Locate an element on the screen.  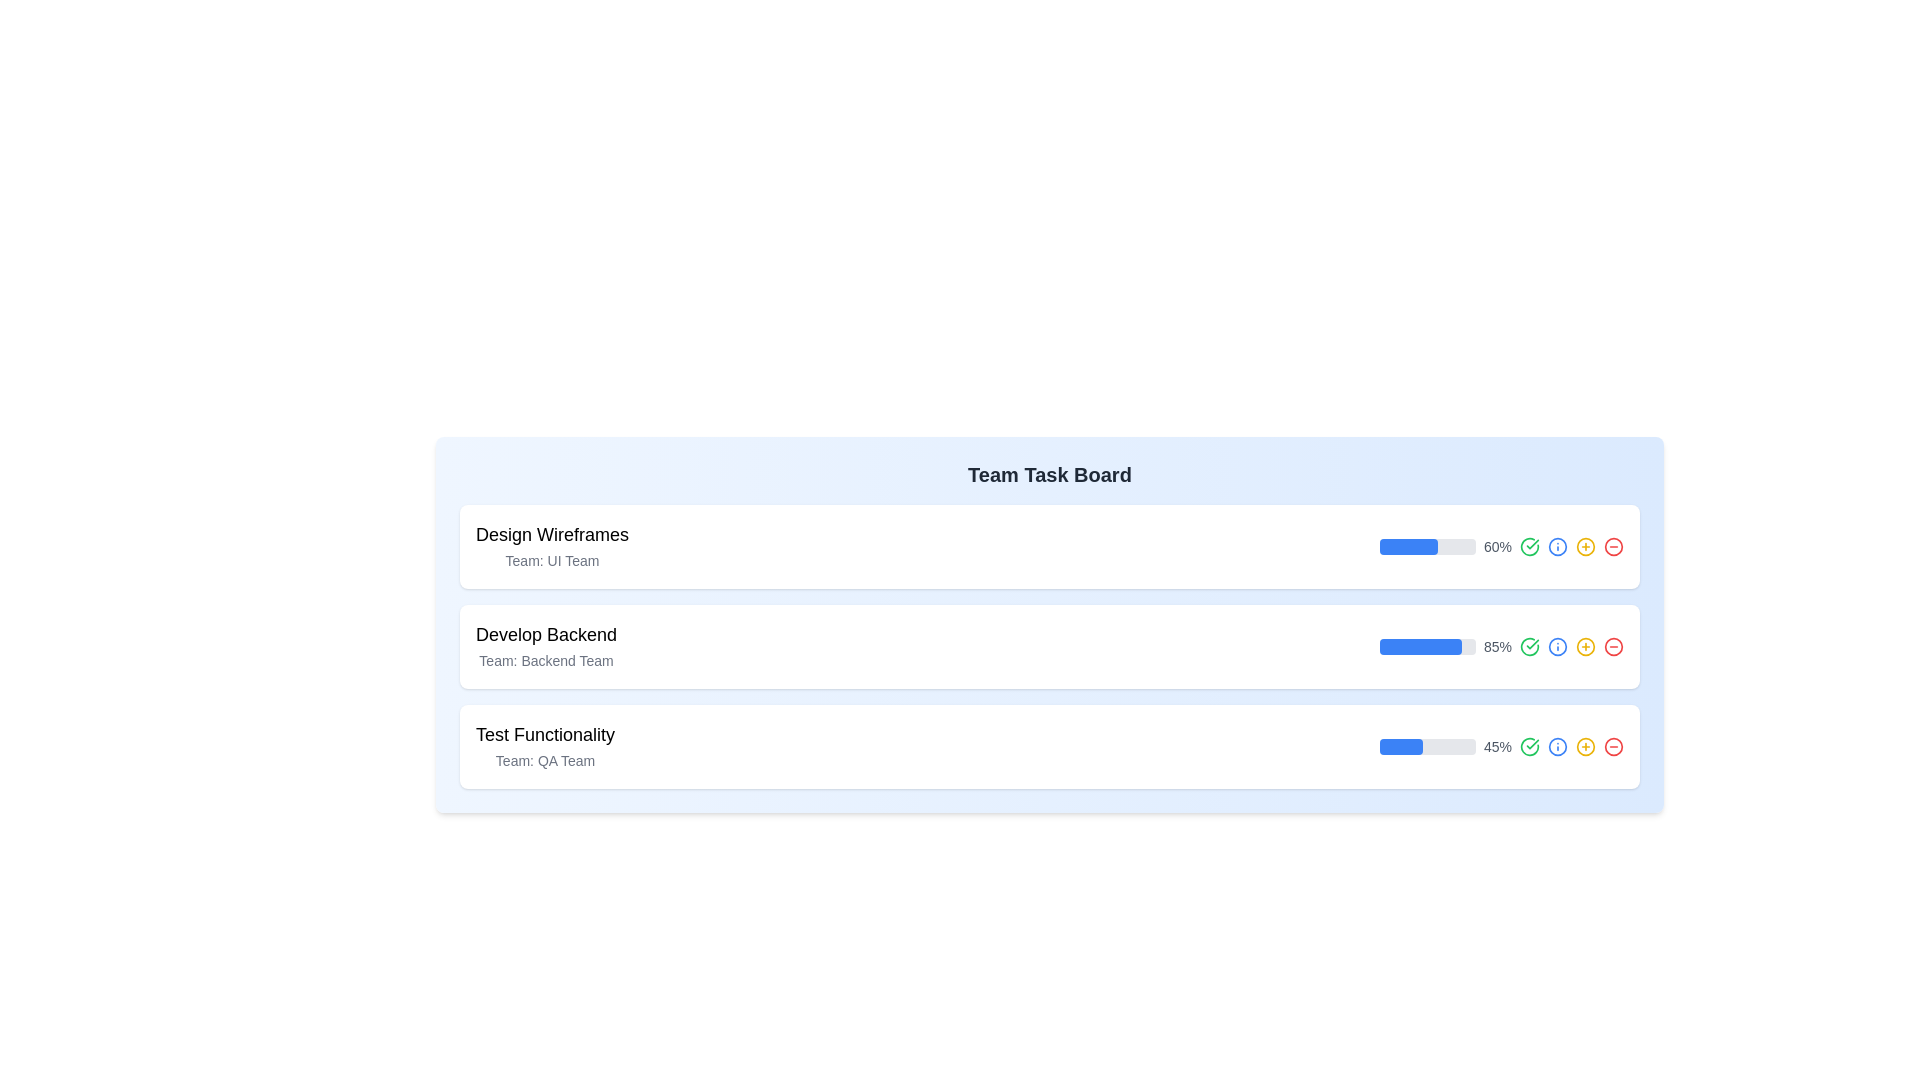
the 'Develop Backend' text label, which is styled with a bold and larger font size, located in the second row of a vertically stacked list is located at coordinates (546, 635).